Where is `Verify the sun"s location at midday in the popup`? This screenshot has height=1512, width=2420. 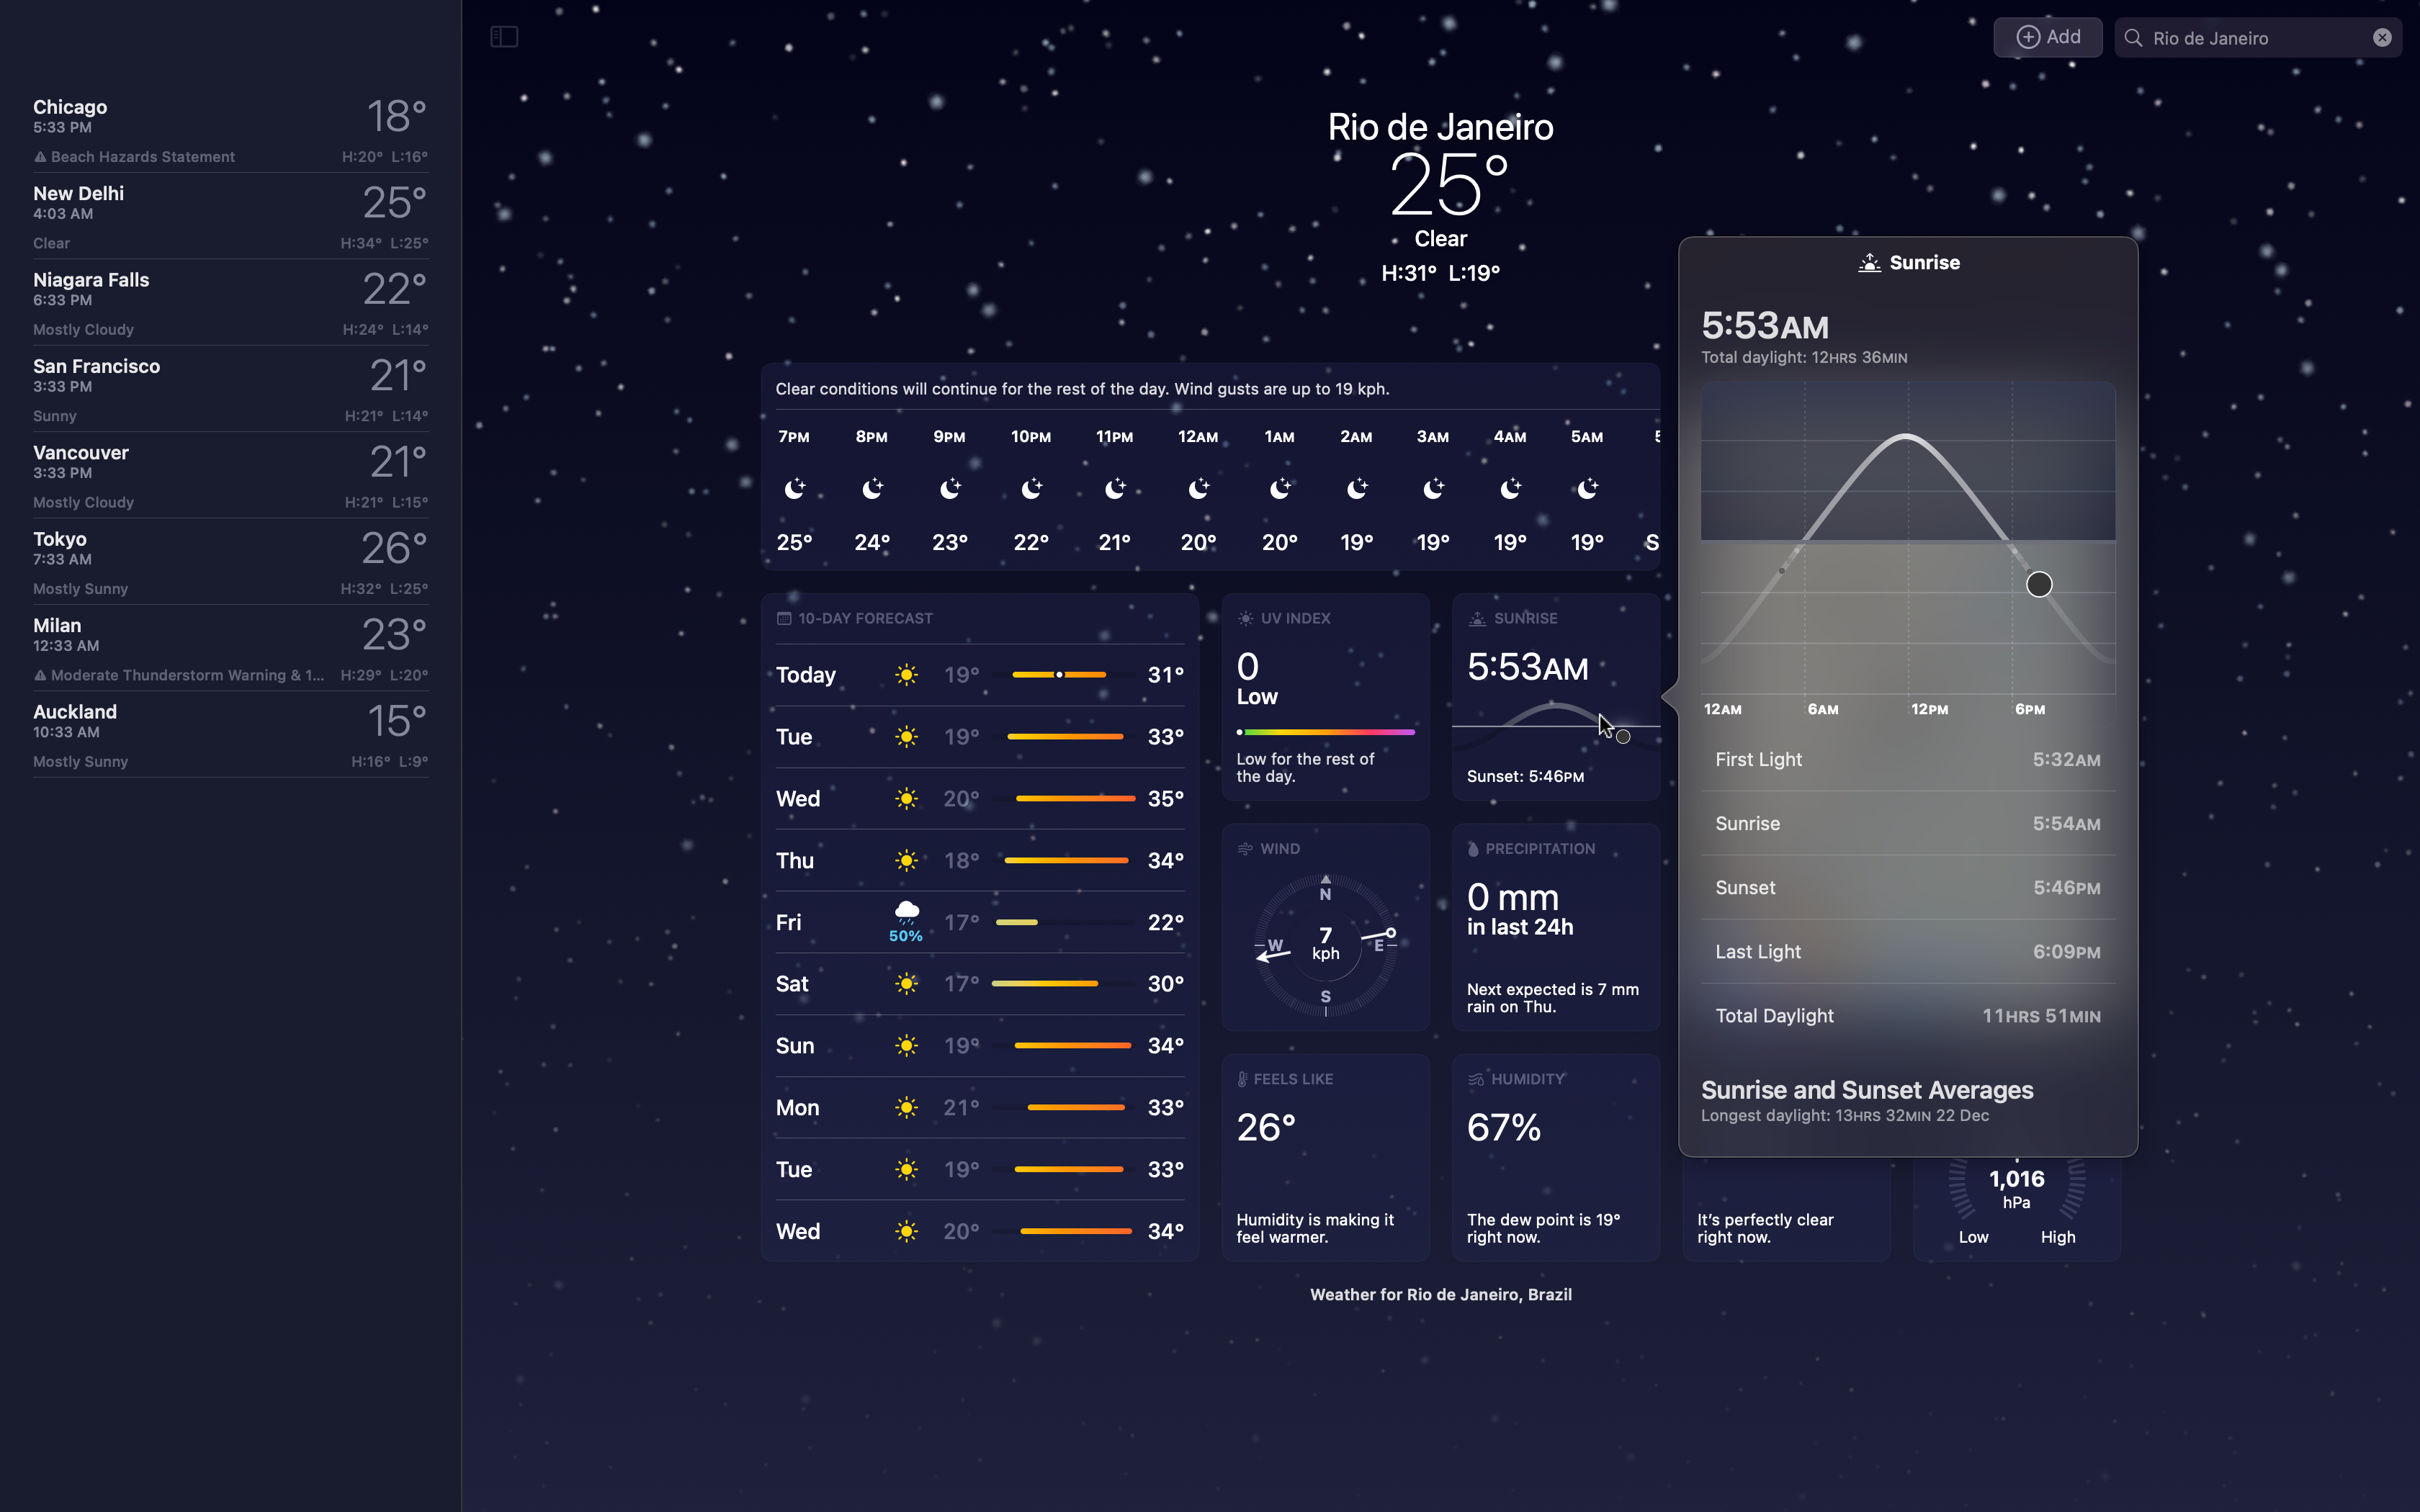 Verify the sun"s location at midday in the popup is located at coordinates (1916, 539).